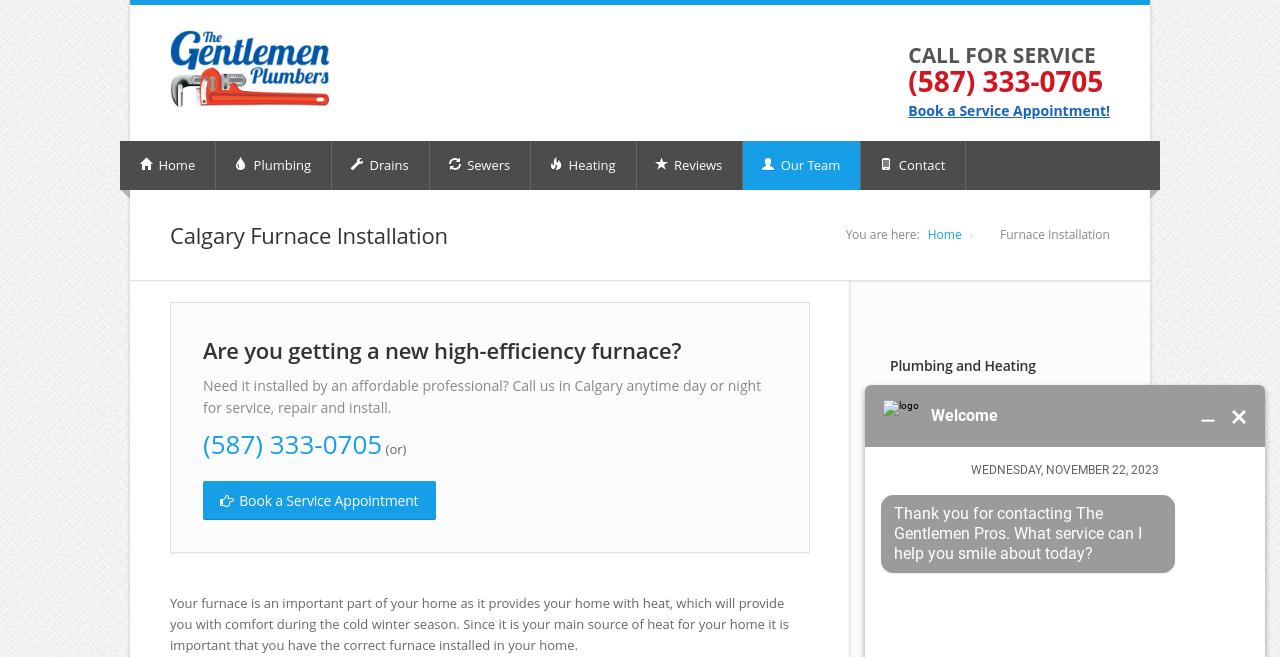 The image size is (1280, 657). I want to click on 'Are you getting a new high-efficiency furnace?', so click(440, 349).